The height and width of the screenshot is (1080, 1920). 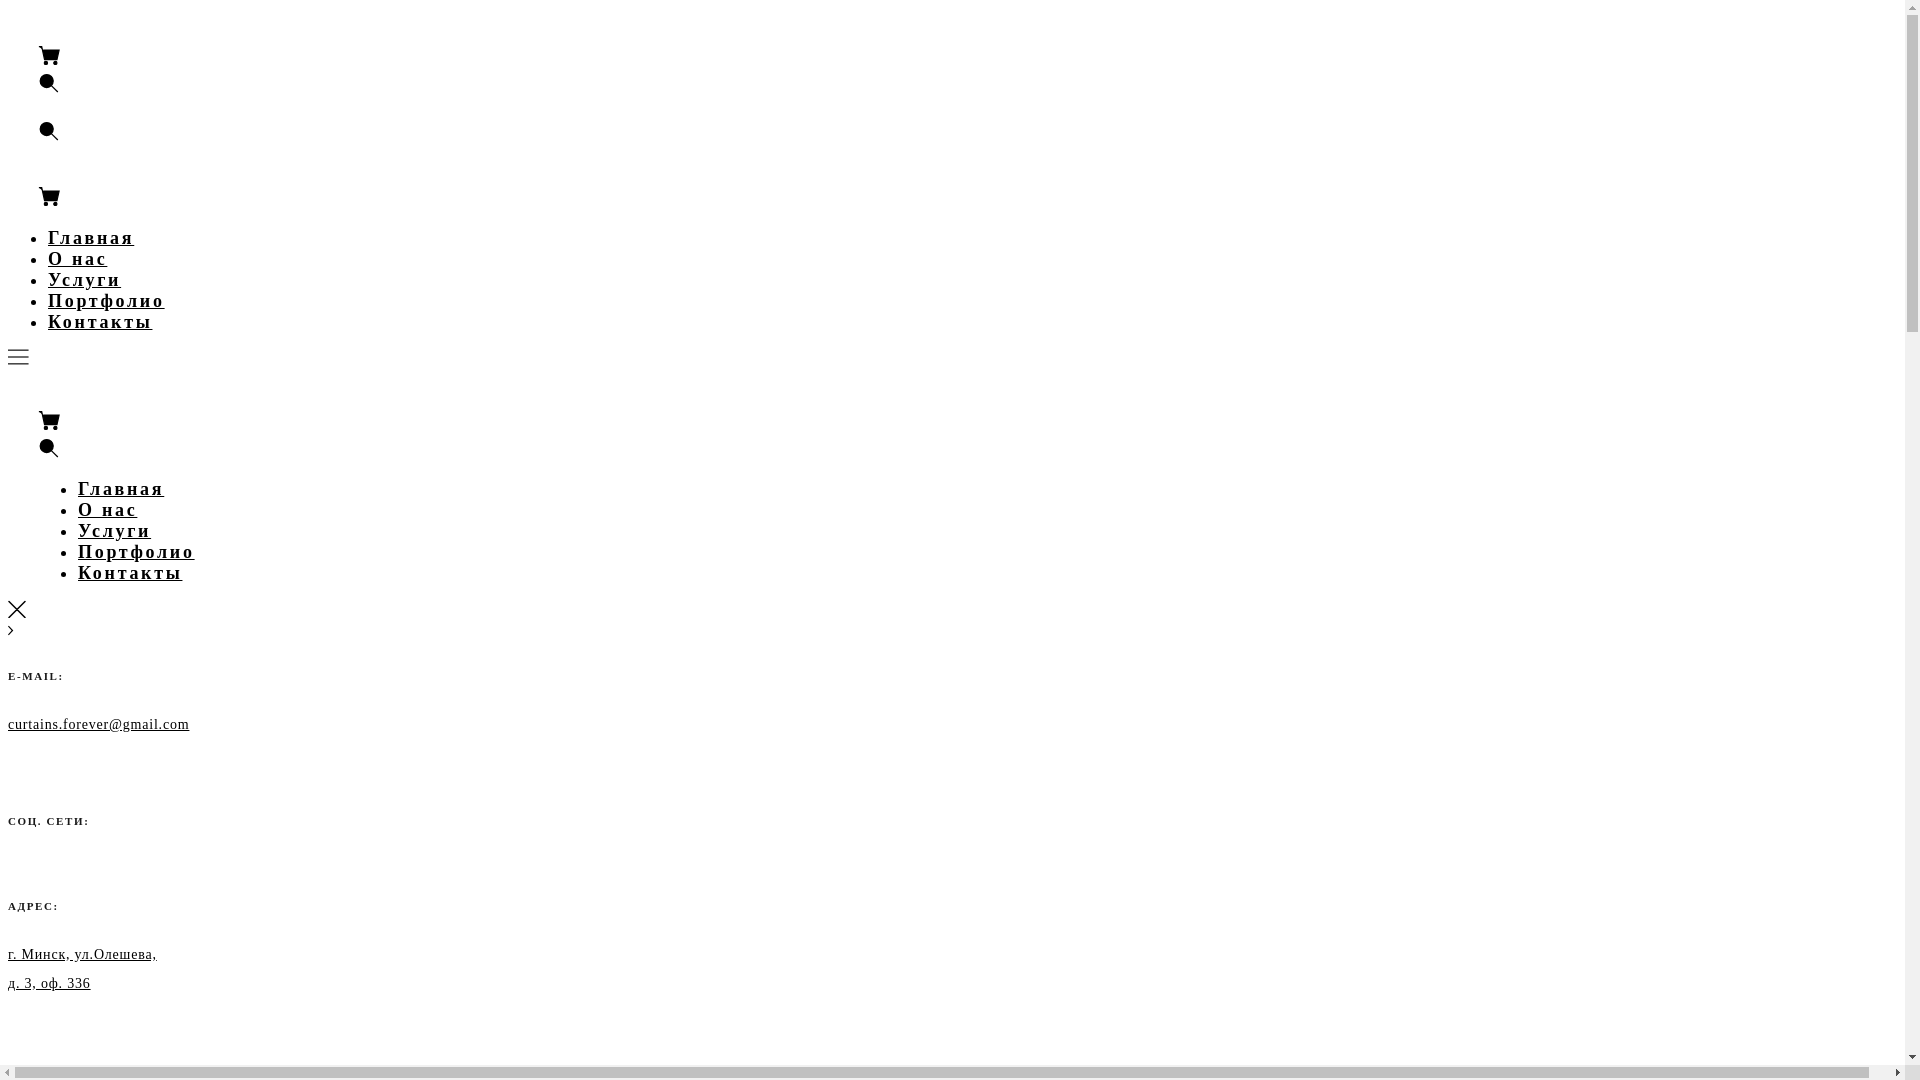 What do you see at coordinates (97, 723) in the screenshot?
I see `'curtains.forever@gmail.com'` at bounding box center [97, 723].